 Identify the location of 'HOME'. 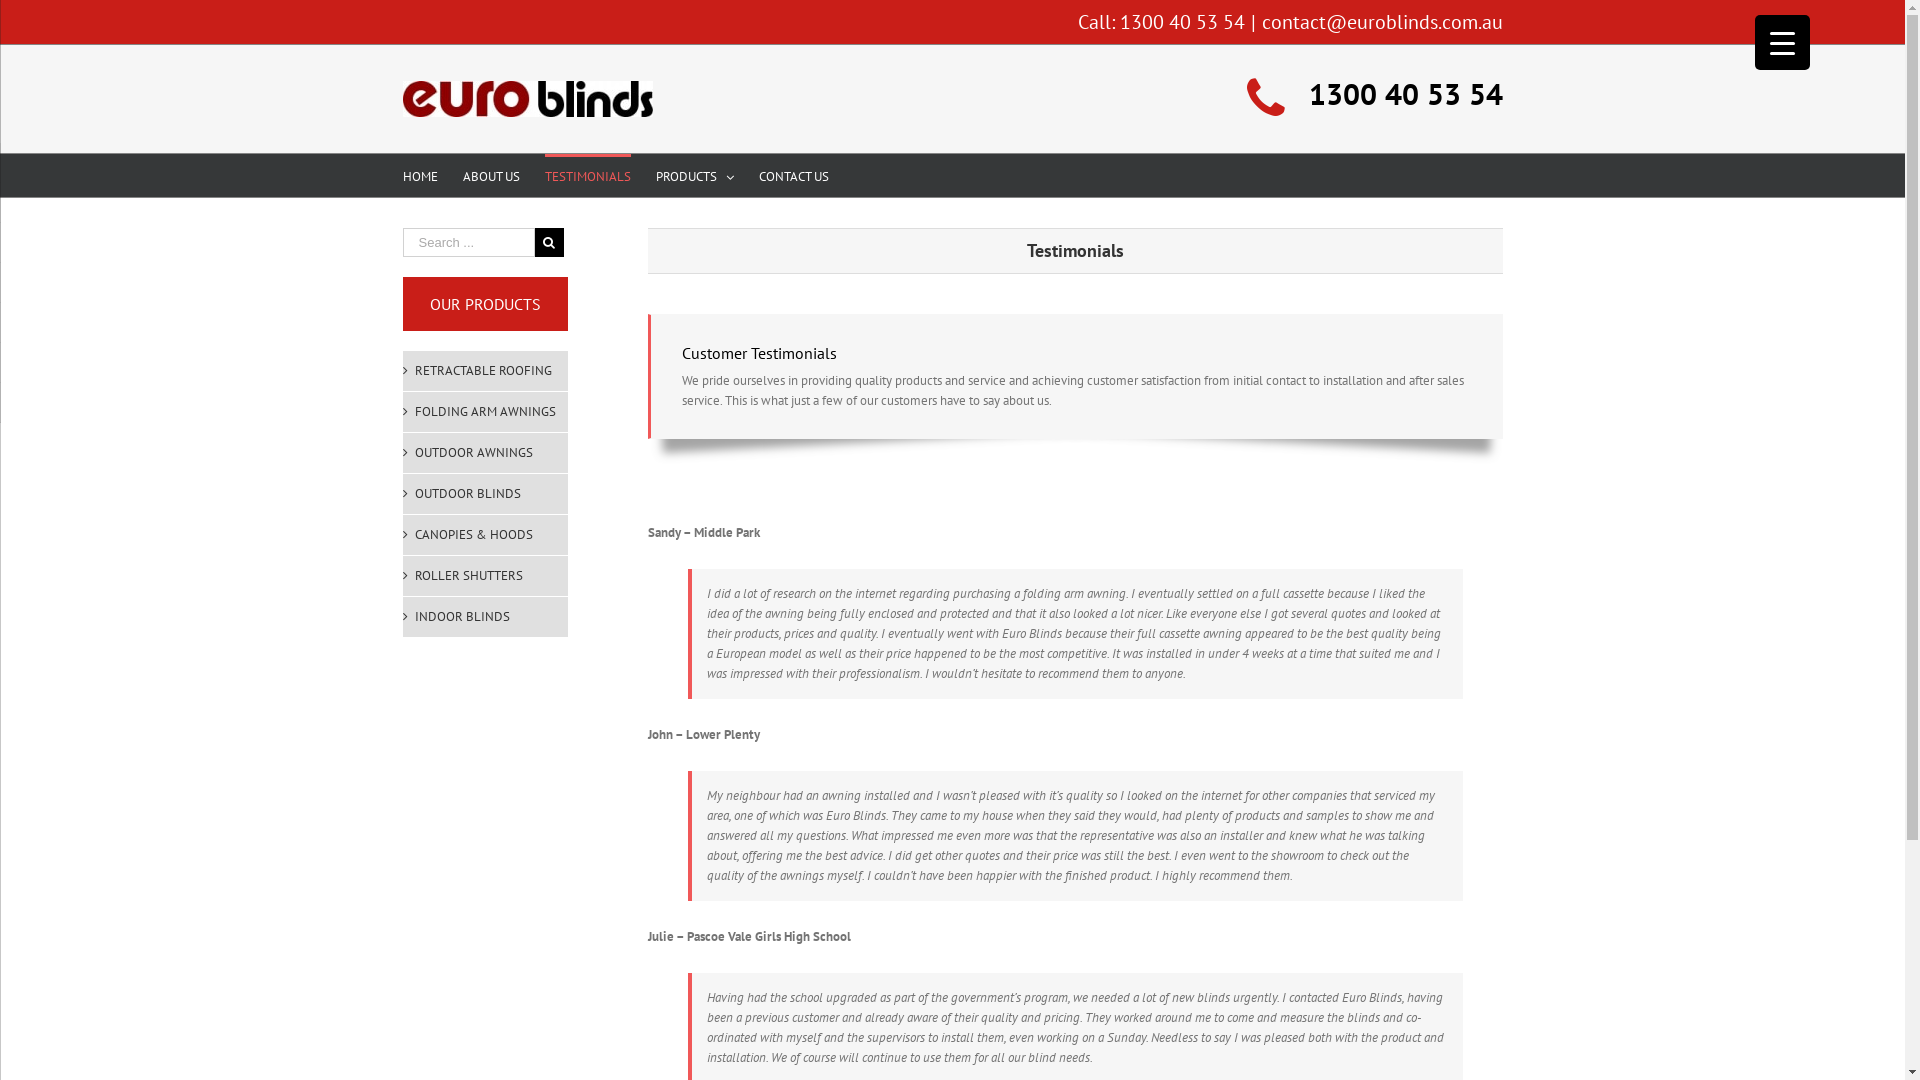
(418, 174).